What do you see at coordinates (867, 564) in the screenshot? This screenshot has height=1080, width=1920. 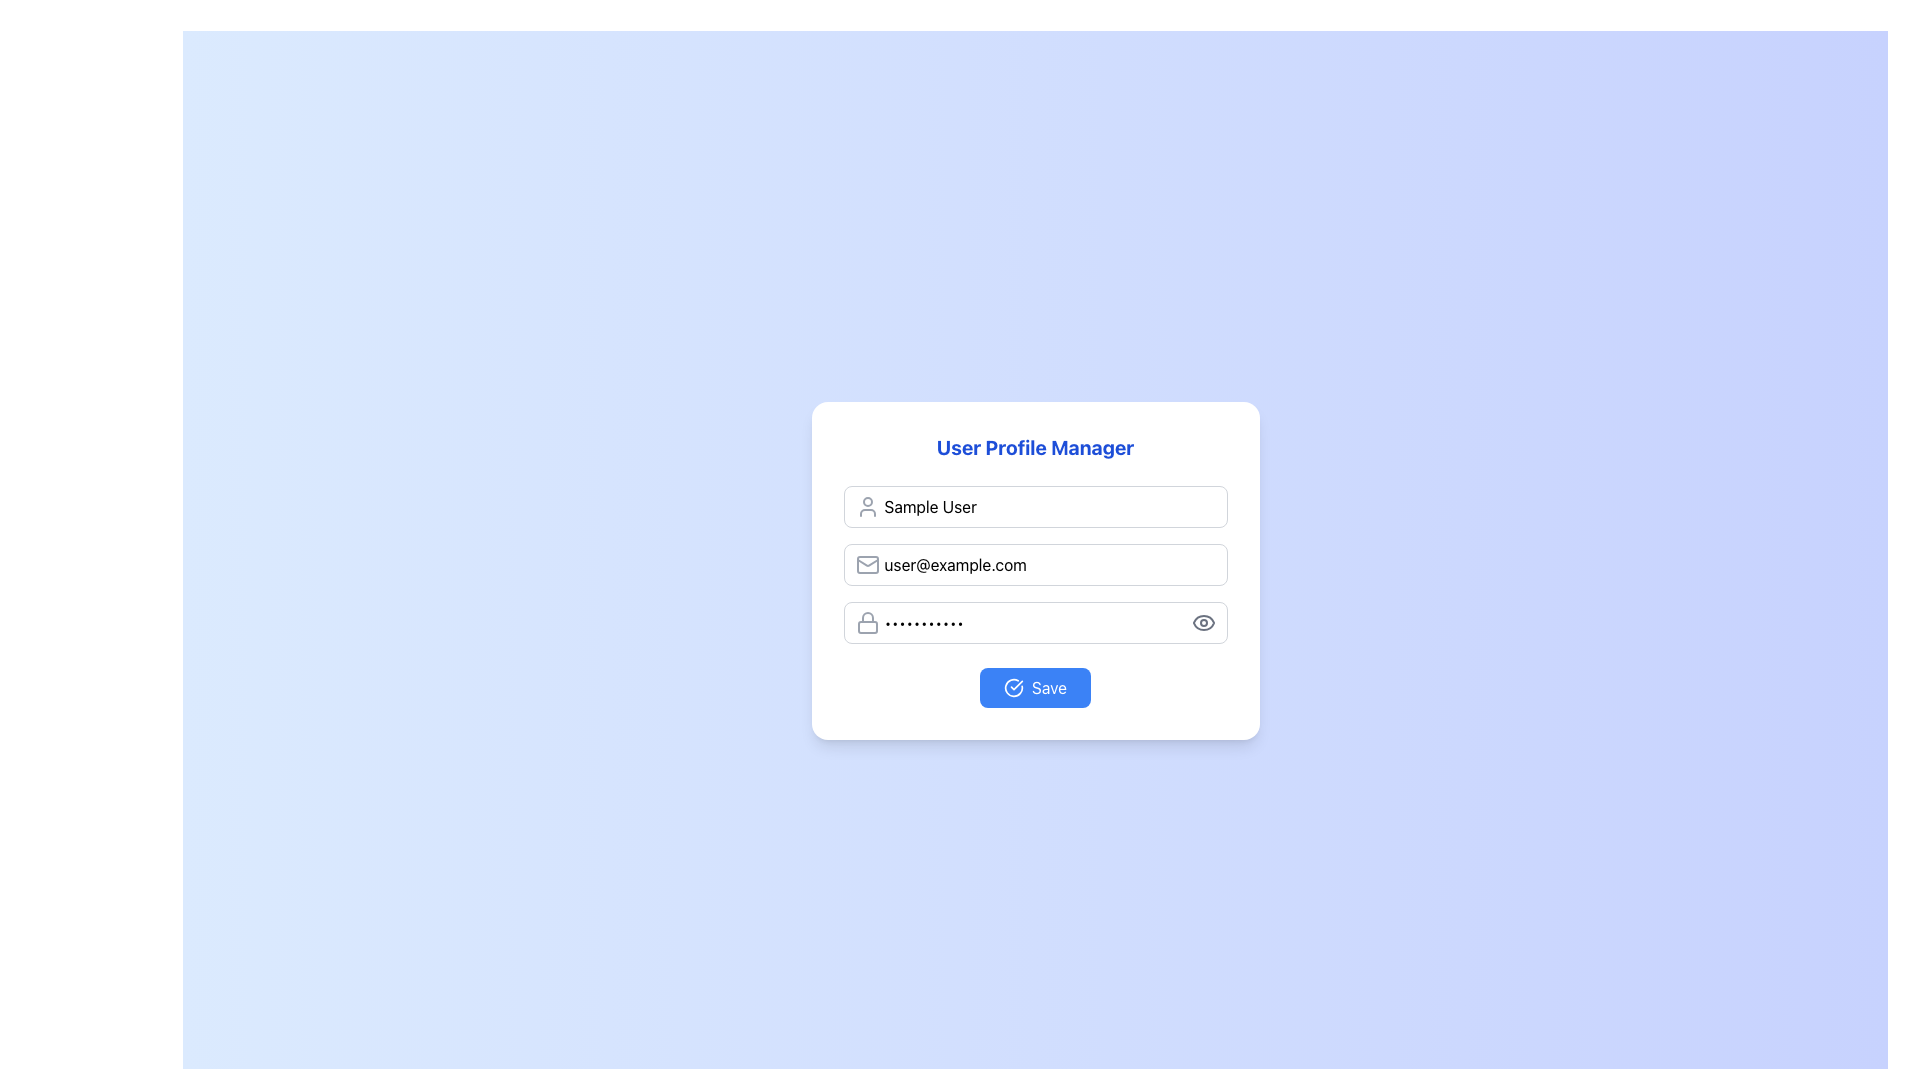 I see `the envelope icon component, which serves as the primary body of the email address input indicator, located to the left of the email address field in the User Profile Manager interface` at bounding box center [867, 564].